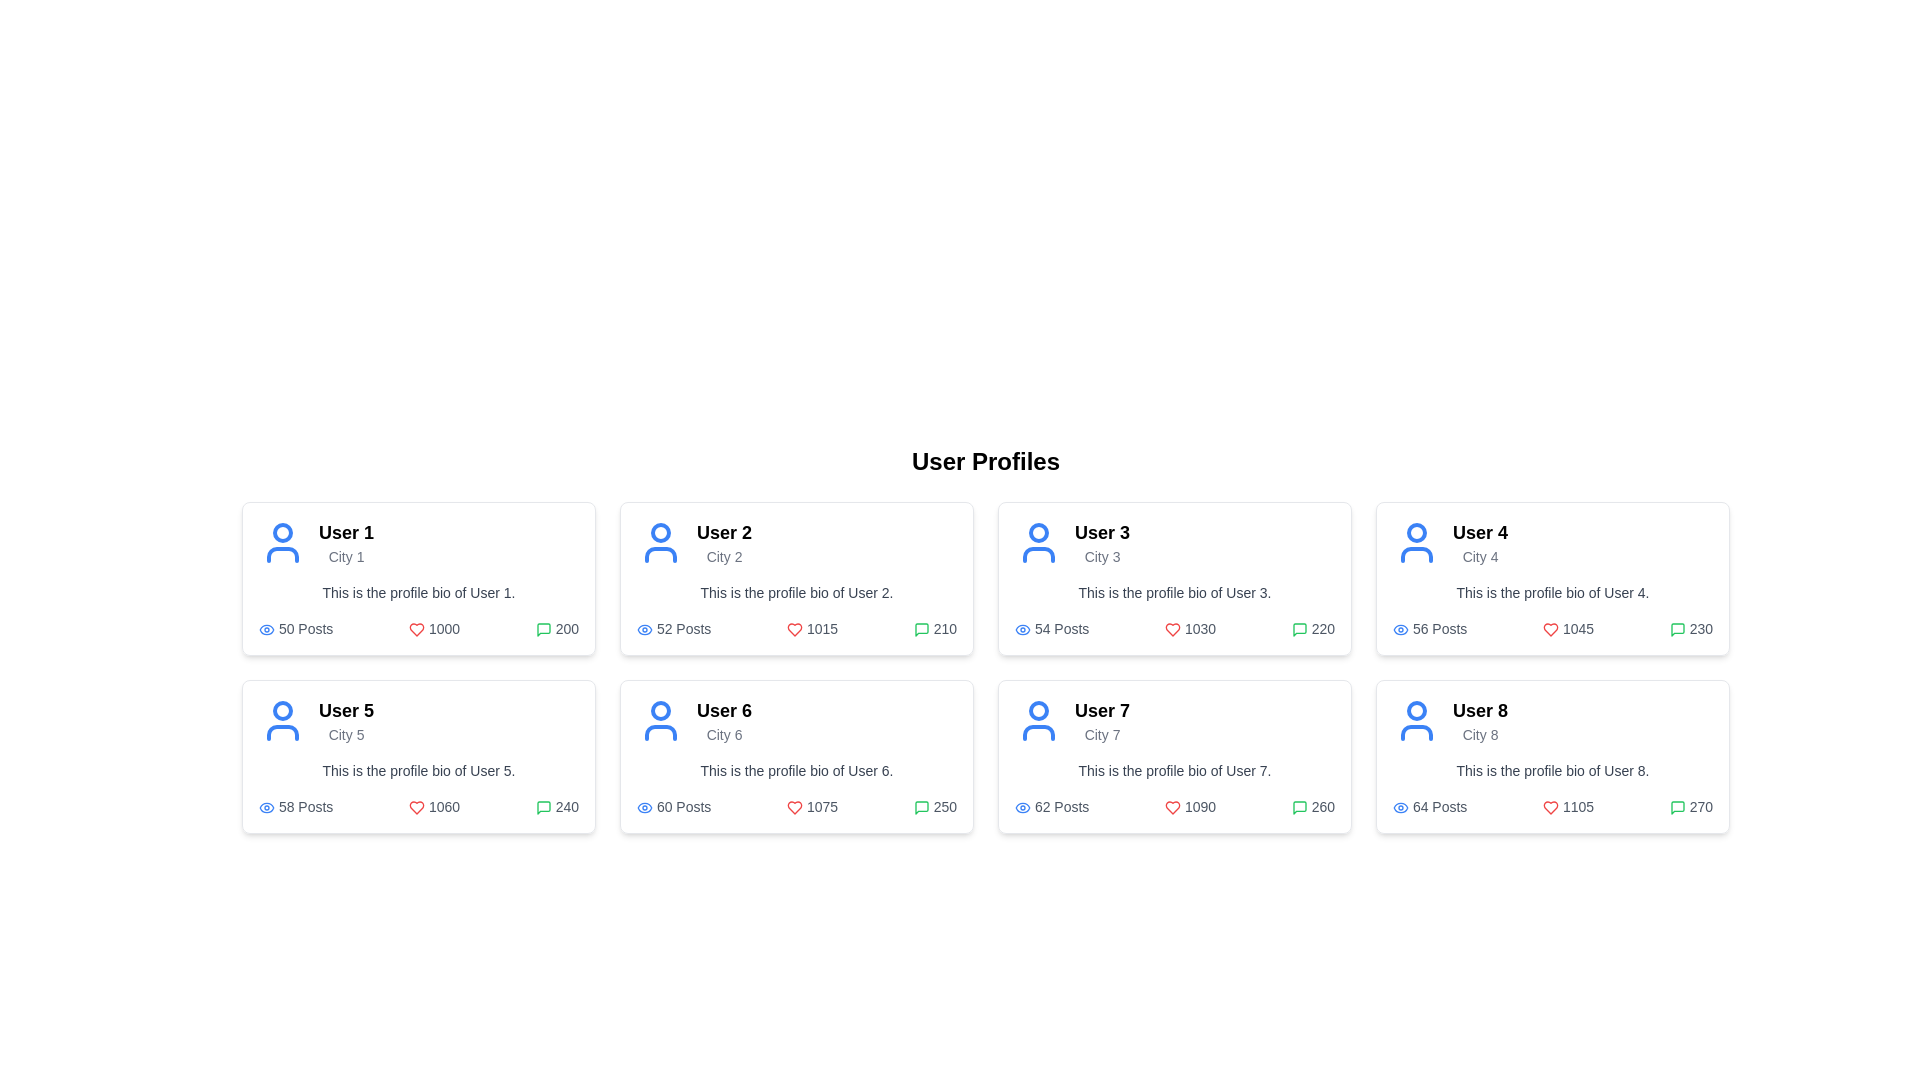 This screenshot has height=1080, width=1920. I want to click on the static text element displaying 'This is the profile bio of User 4.' located in the profile card for User 4, so click(1552, 592).